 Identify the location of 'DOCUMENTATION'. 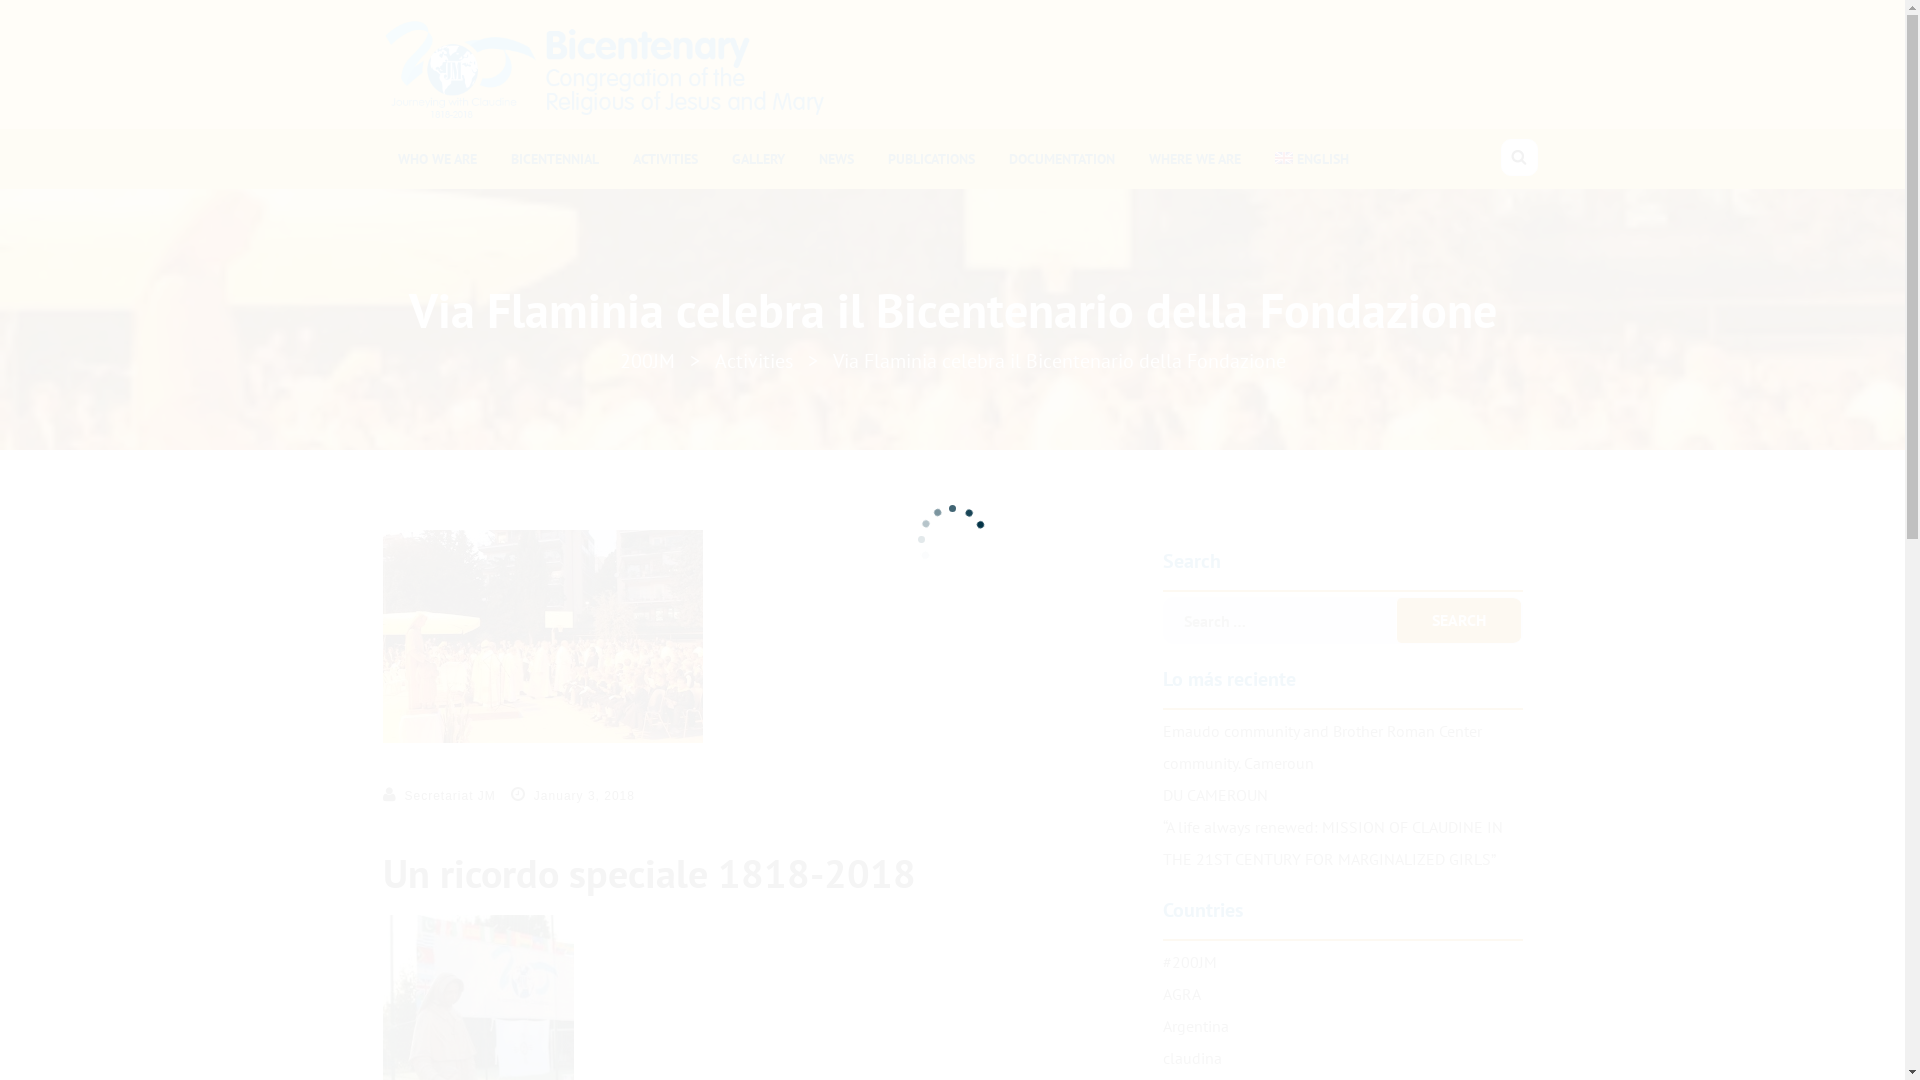
(1060, 157).